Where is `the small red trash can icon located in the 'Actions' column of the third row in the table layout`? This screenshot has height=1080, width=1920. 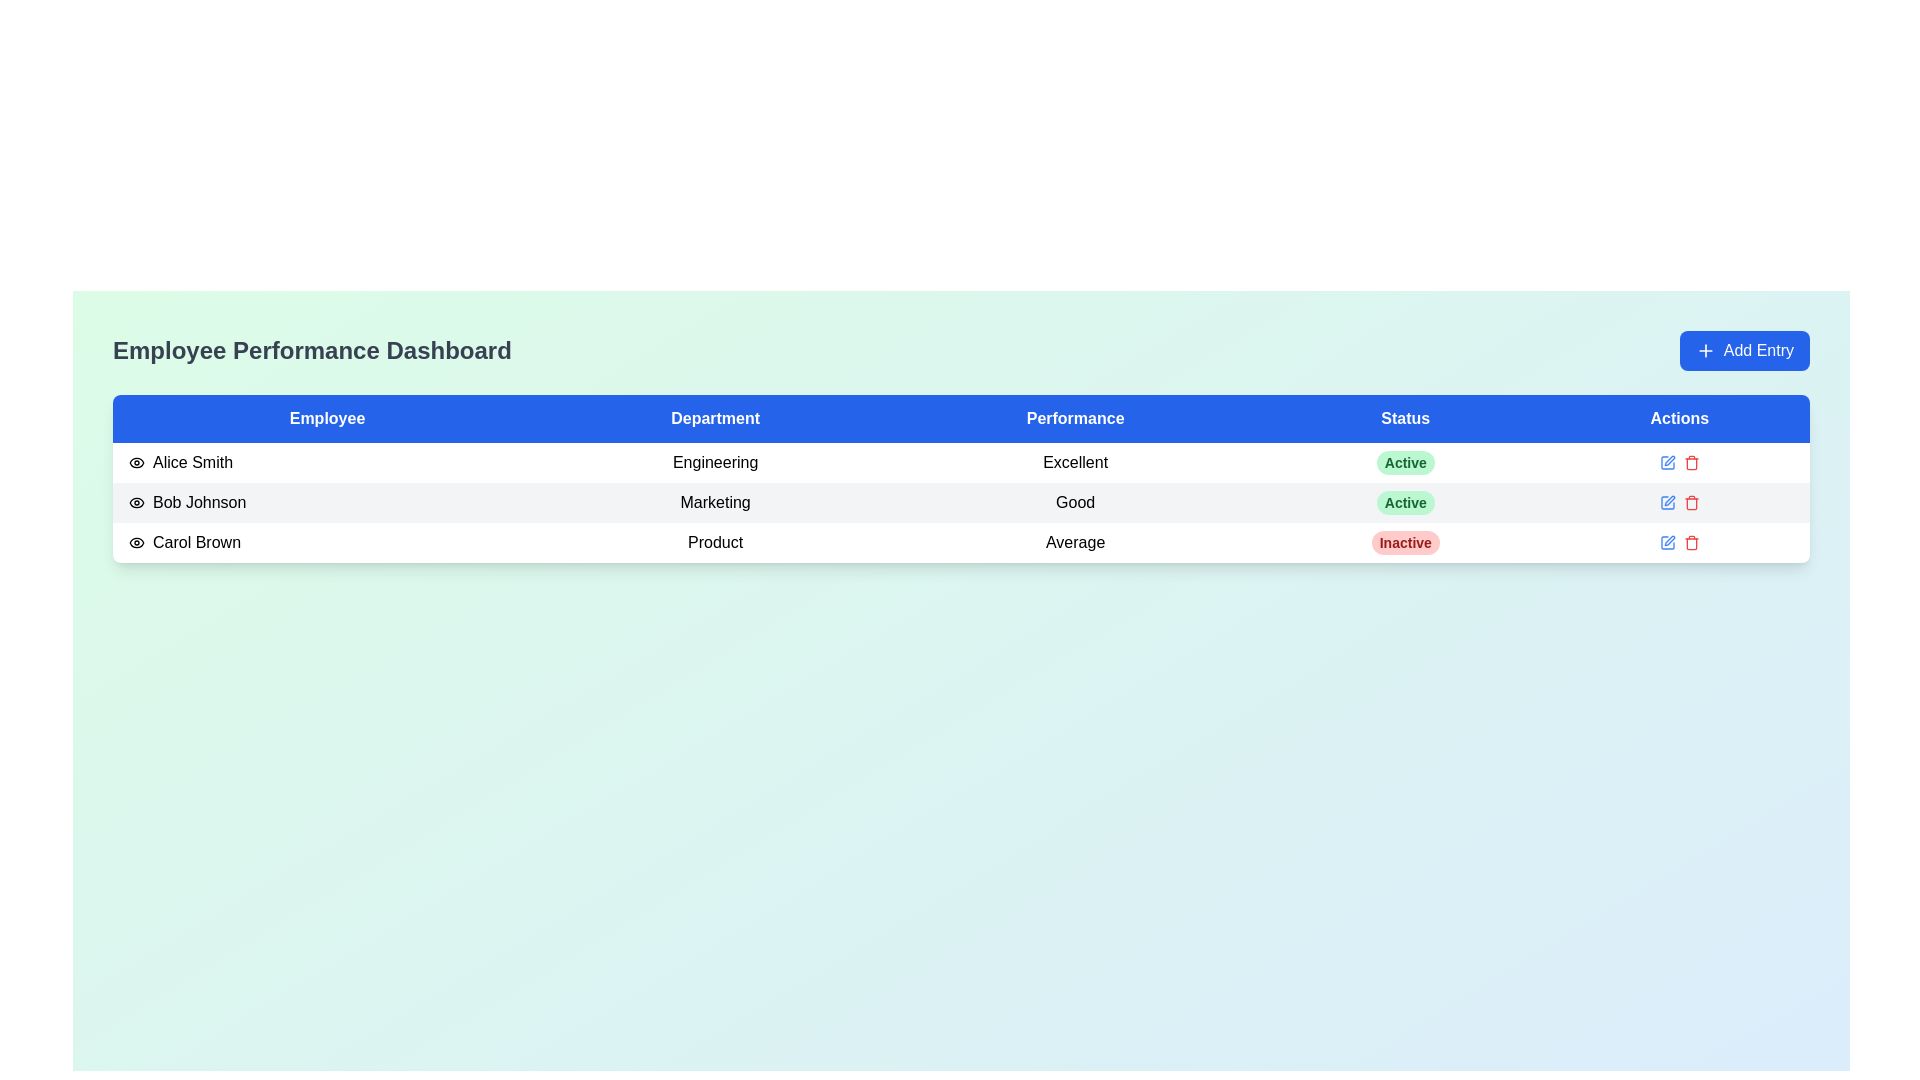 the small red trash can icon located in the 'Actions' column of the third row in the table layout is located at coordinates (1690, 462).